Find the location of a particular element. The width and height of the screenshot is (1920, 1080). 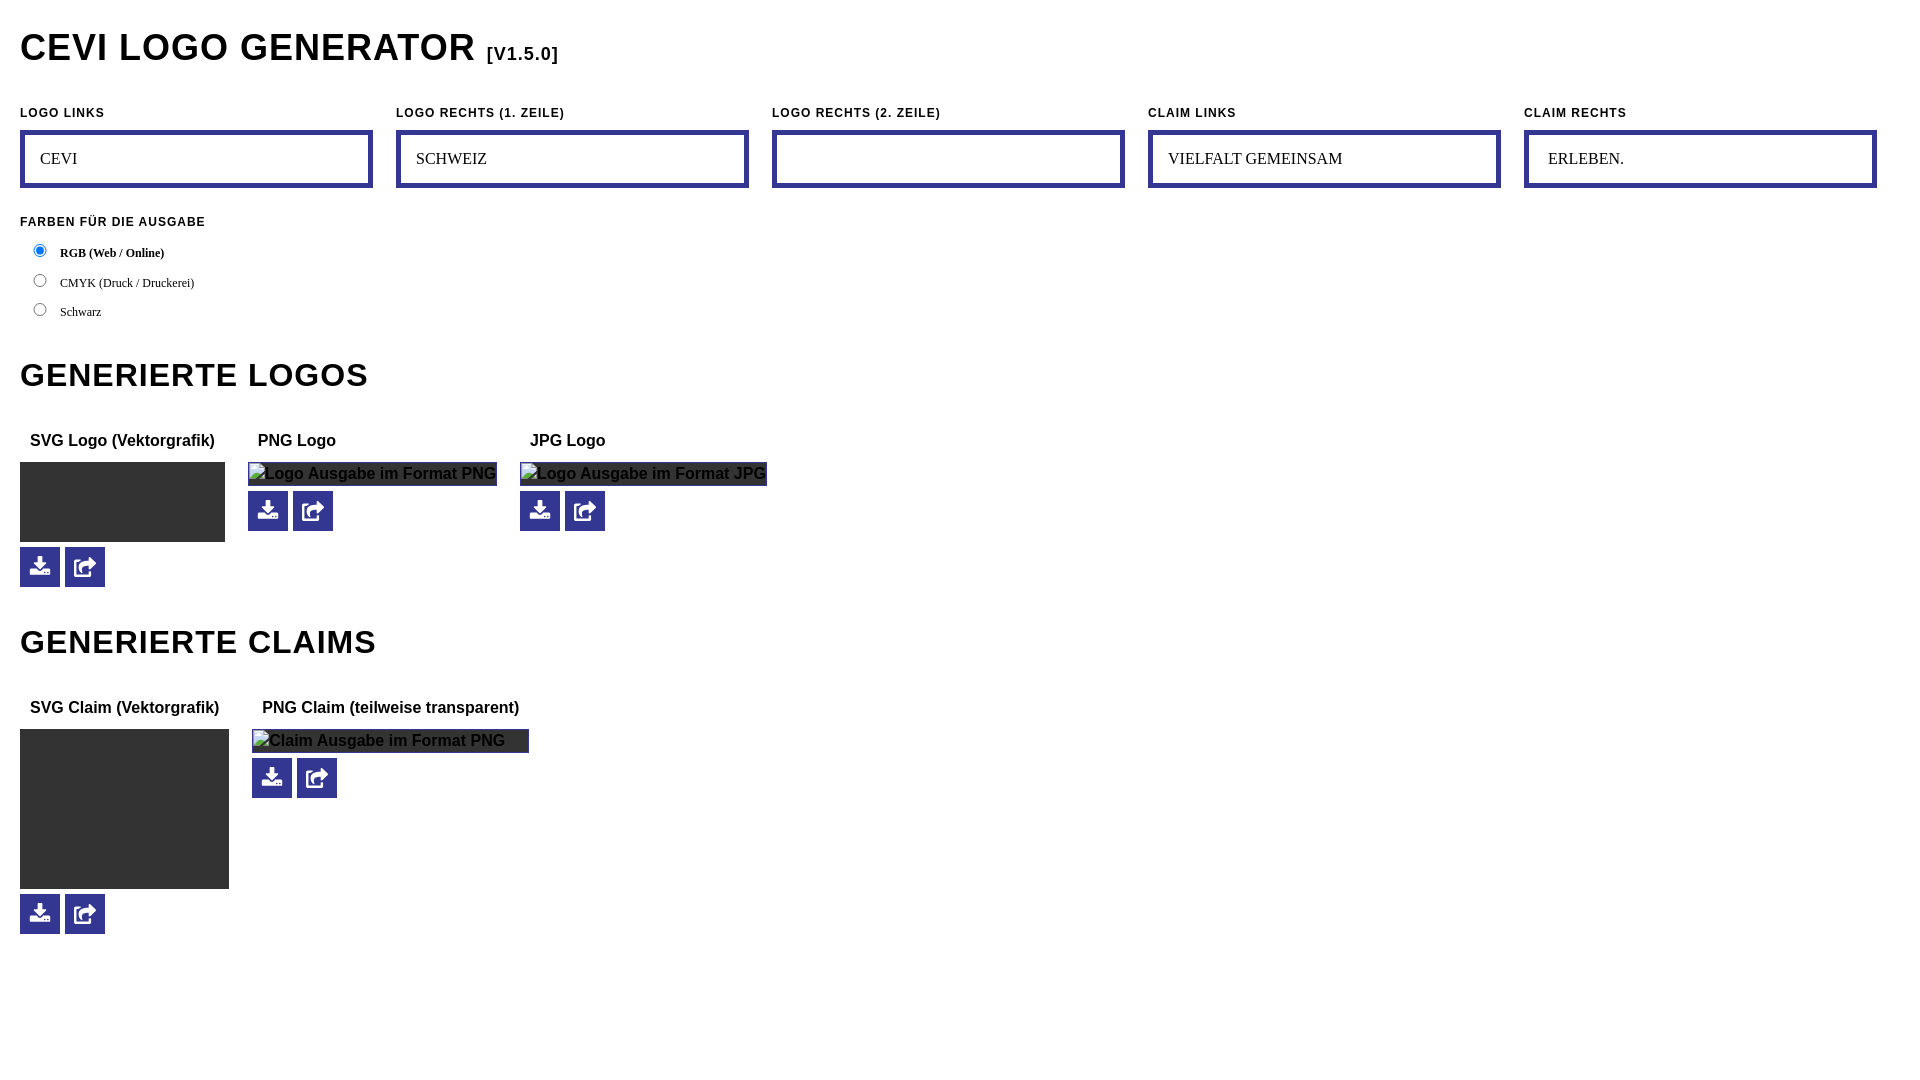

'Share JPG Logo' is located at coordinates (584, 508).